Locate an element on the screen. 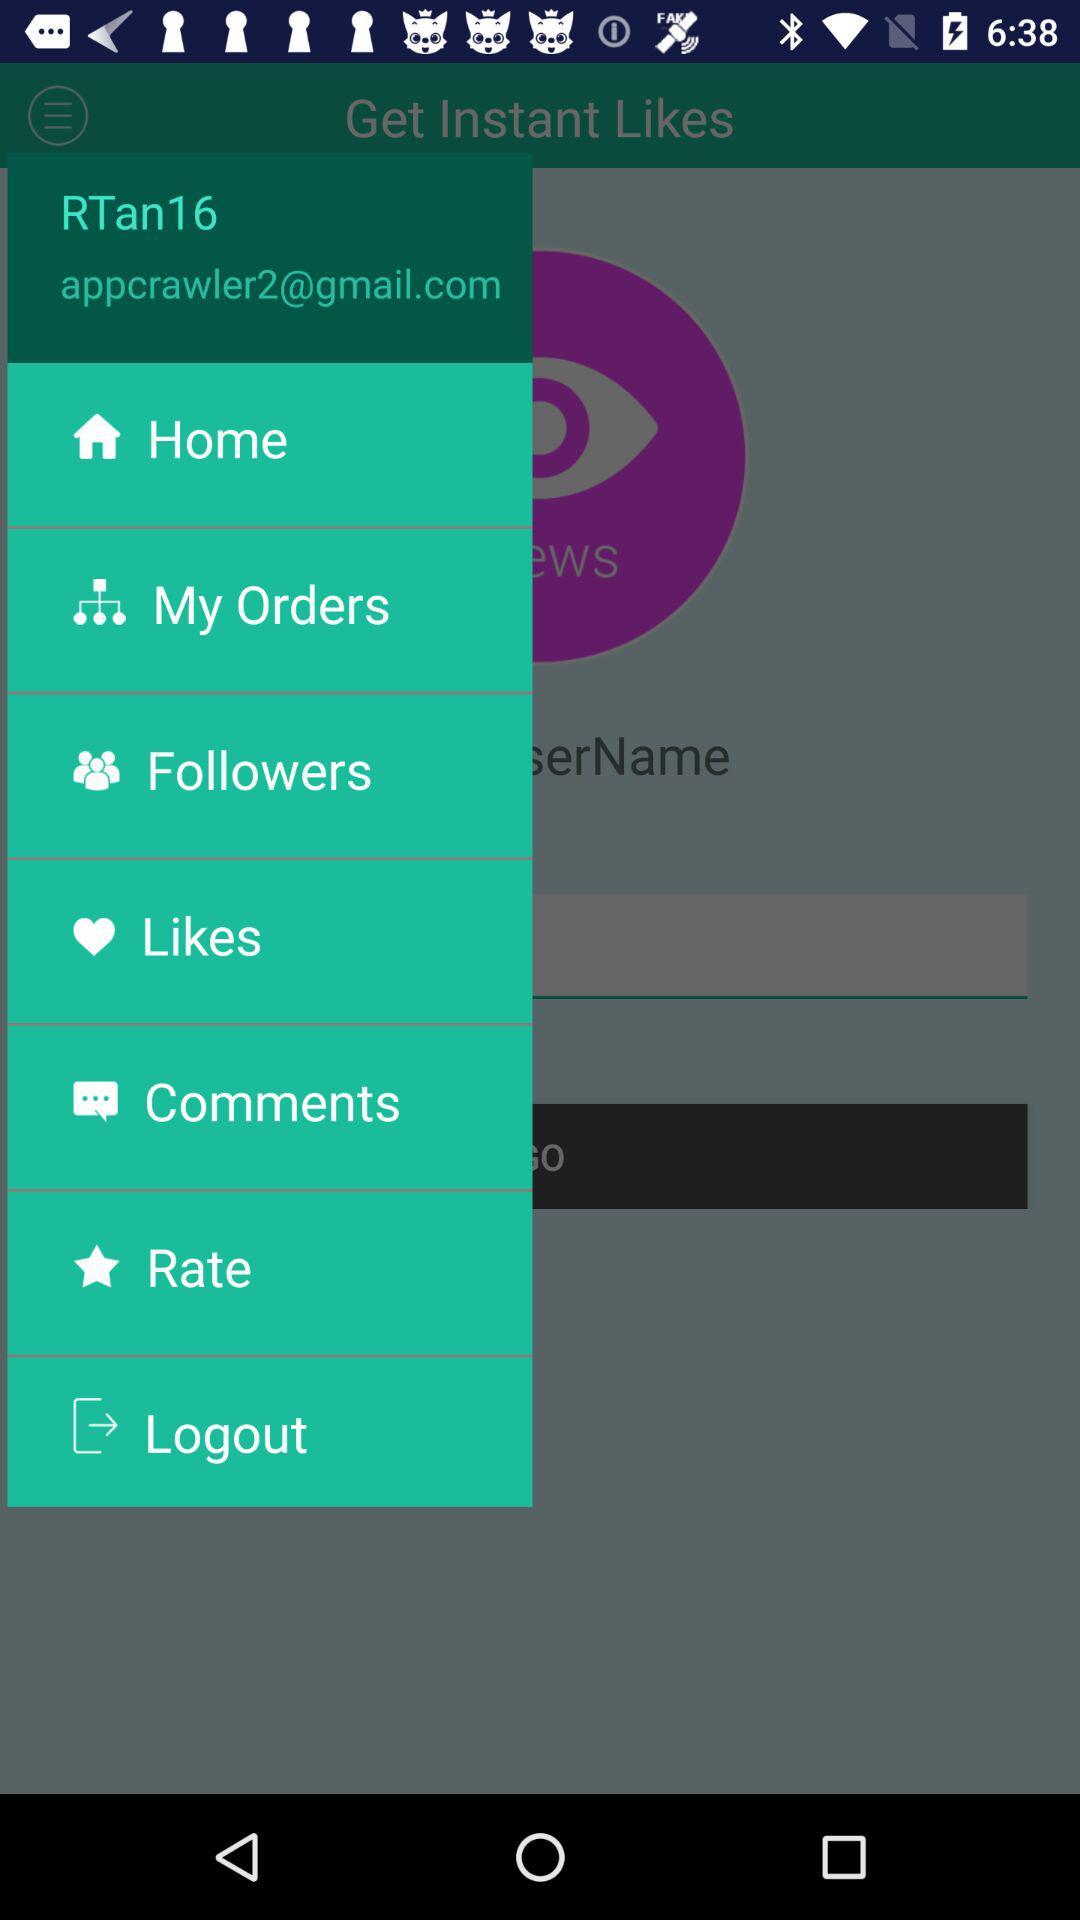 This screenshot has height=1920, width=1080. likes is located at coordinates (201, 933).